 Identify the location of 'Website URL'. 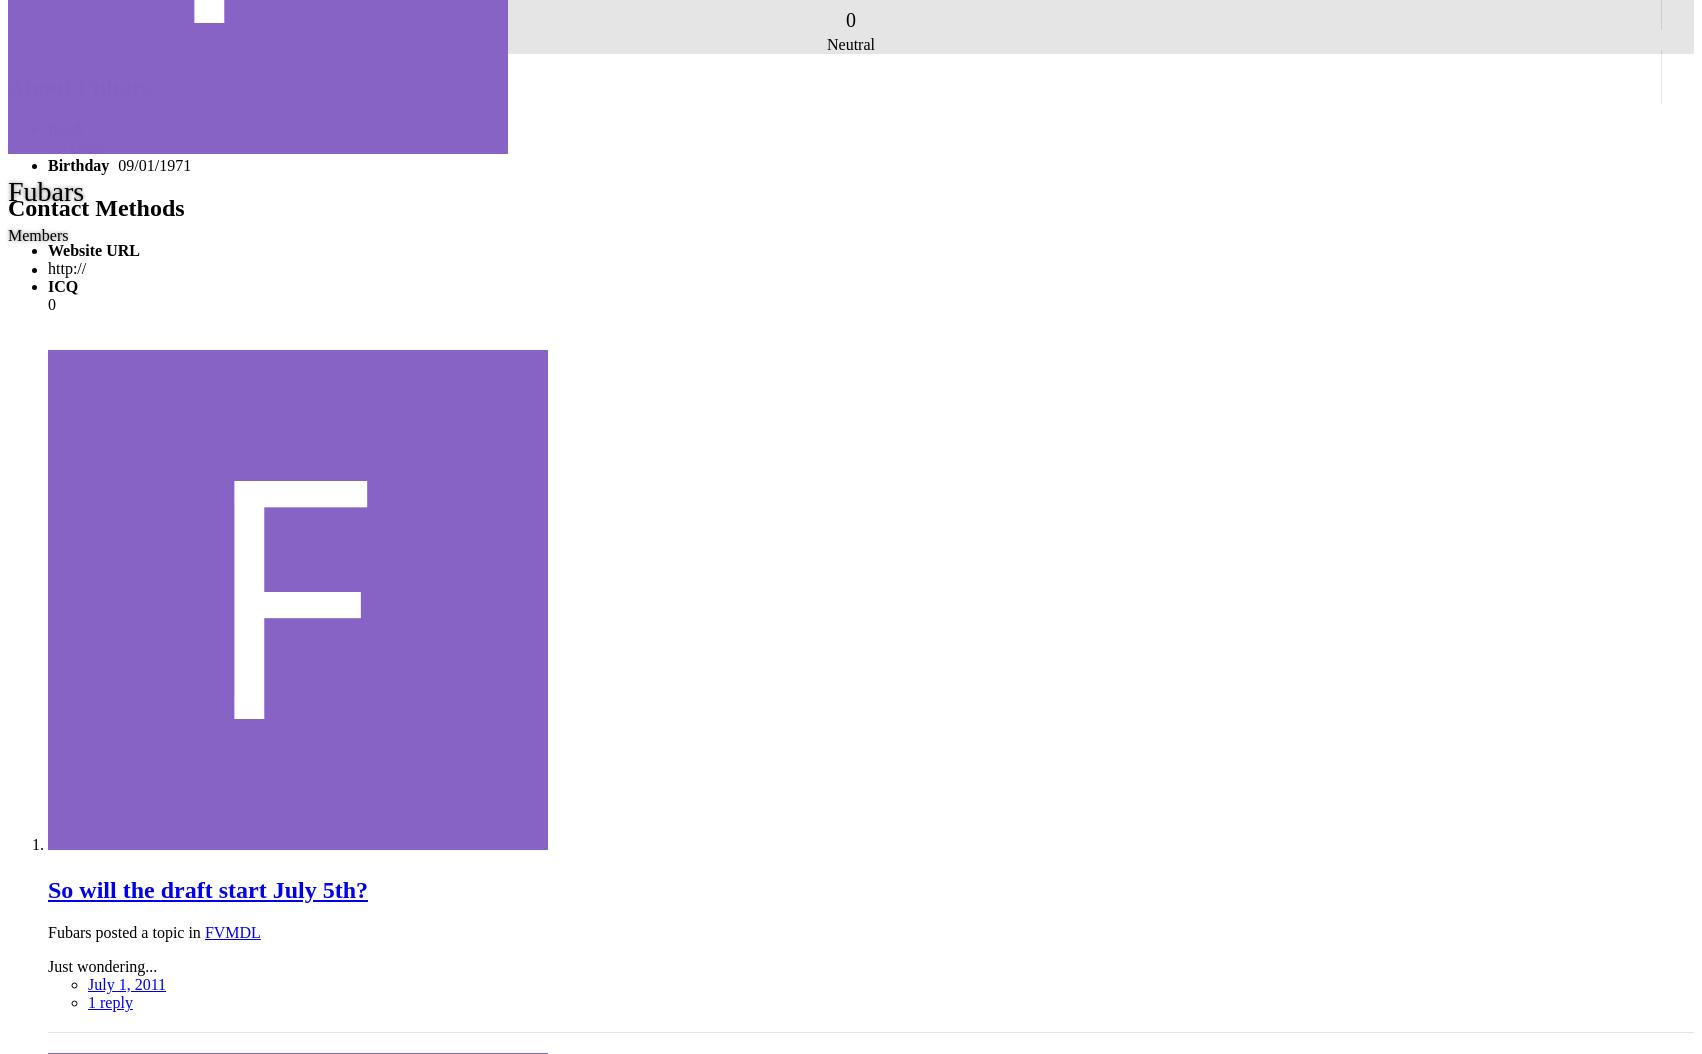
(93, 249).